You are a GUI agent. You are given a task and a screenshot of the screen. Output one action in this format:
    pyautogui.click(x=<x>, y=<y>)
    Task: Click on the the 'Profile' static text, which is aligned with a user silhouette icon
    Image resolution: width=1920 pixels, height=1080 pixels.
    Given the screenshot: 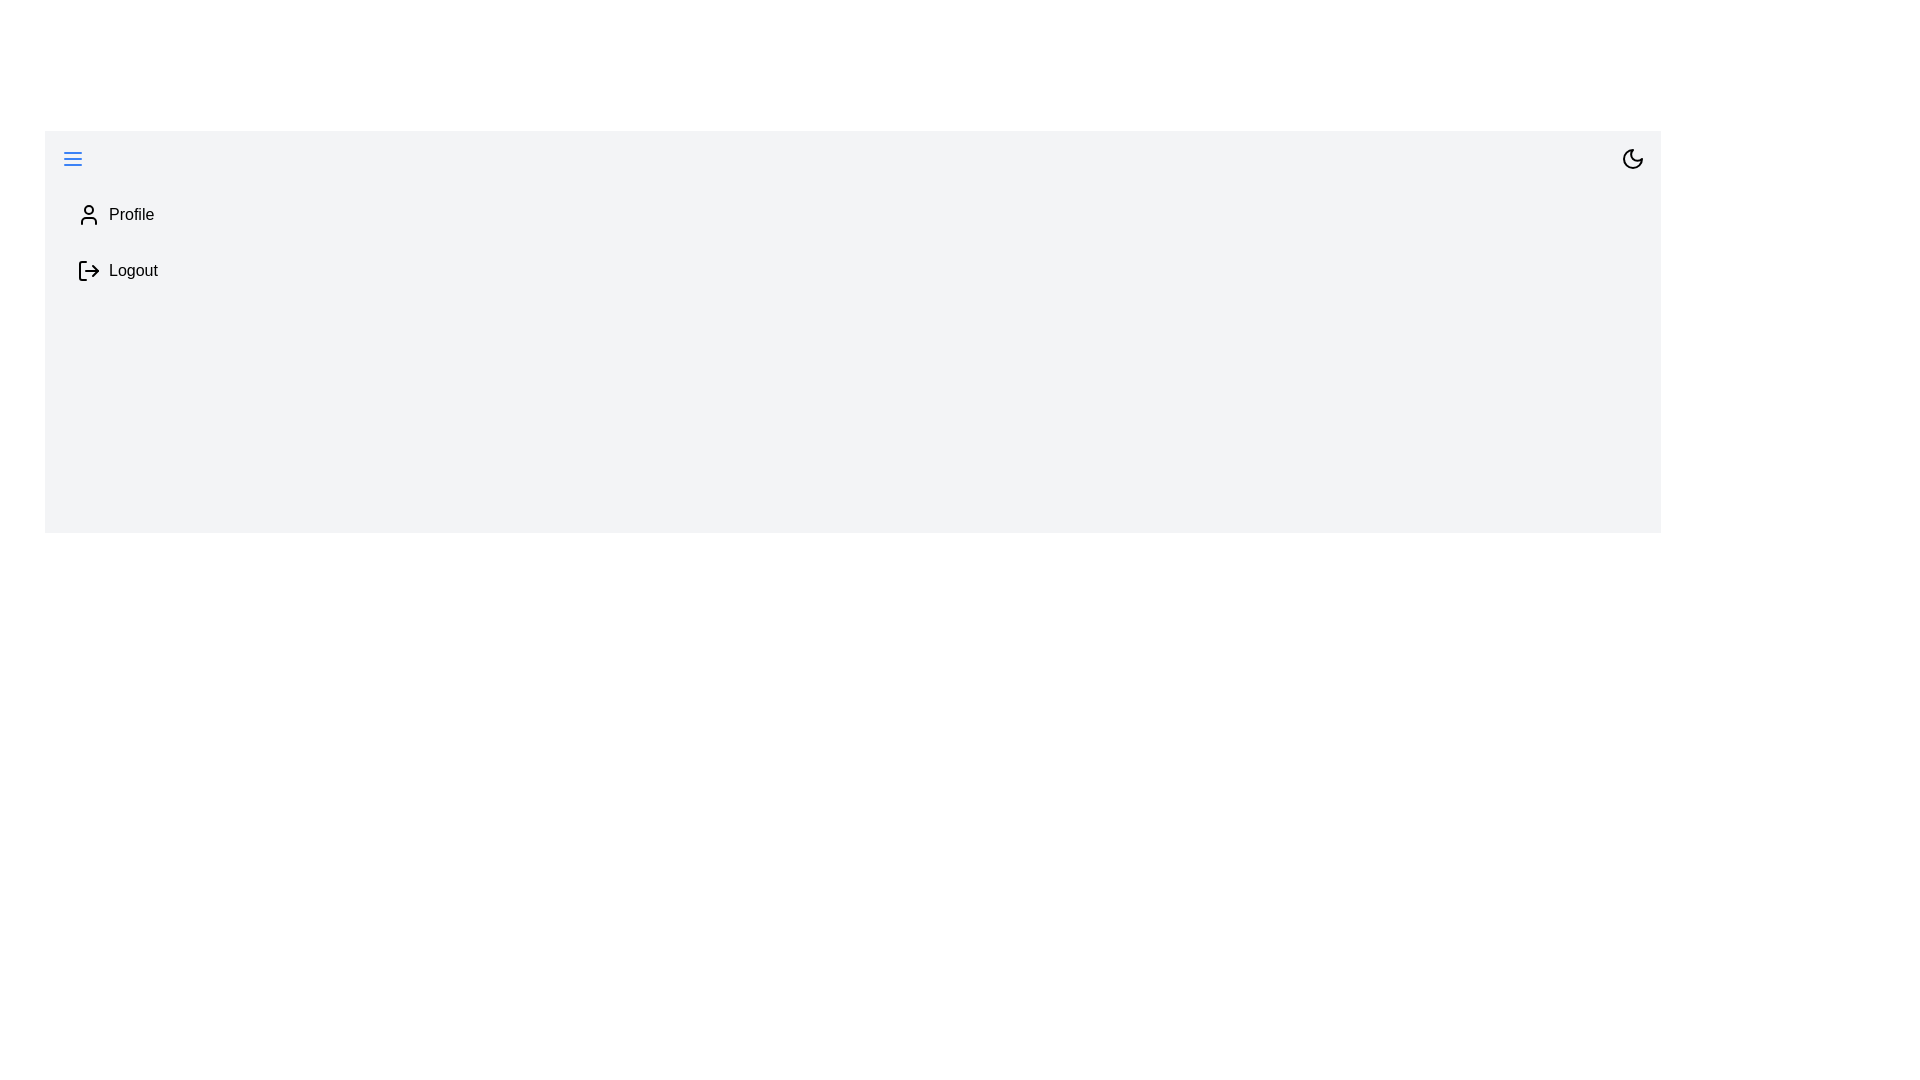 What is the action you would take?
    pyautogui.click(x=130, y=215)
    